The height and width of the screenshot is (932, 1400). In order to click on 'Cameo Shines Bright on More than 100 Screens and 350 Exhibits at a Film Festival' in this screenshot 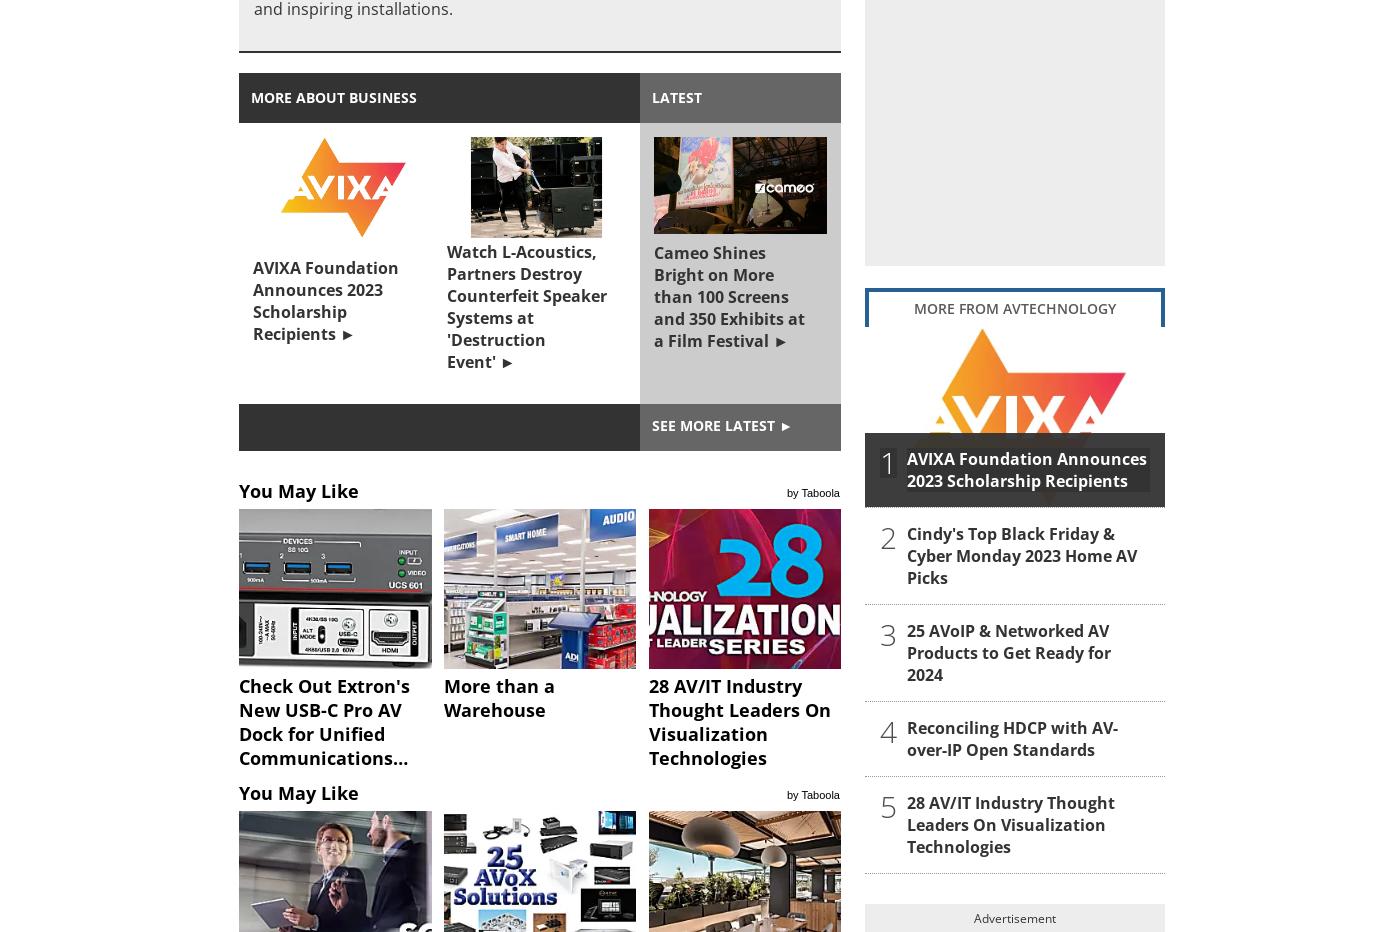, I will do `click(729, 297)`.